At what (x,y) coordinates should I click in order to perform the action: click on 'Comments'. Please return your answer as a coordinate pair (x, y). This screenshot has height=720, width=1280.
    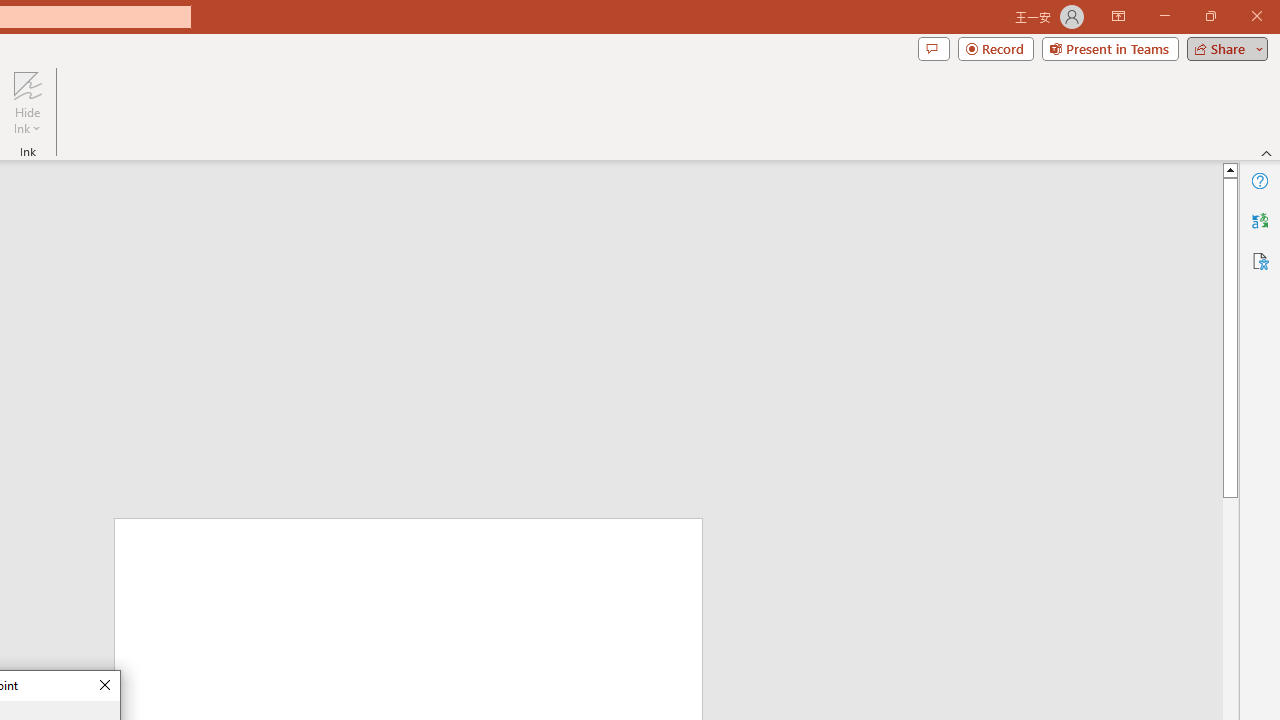
    Looking at the image, I should click on (932, 47).